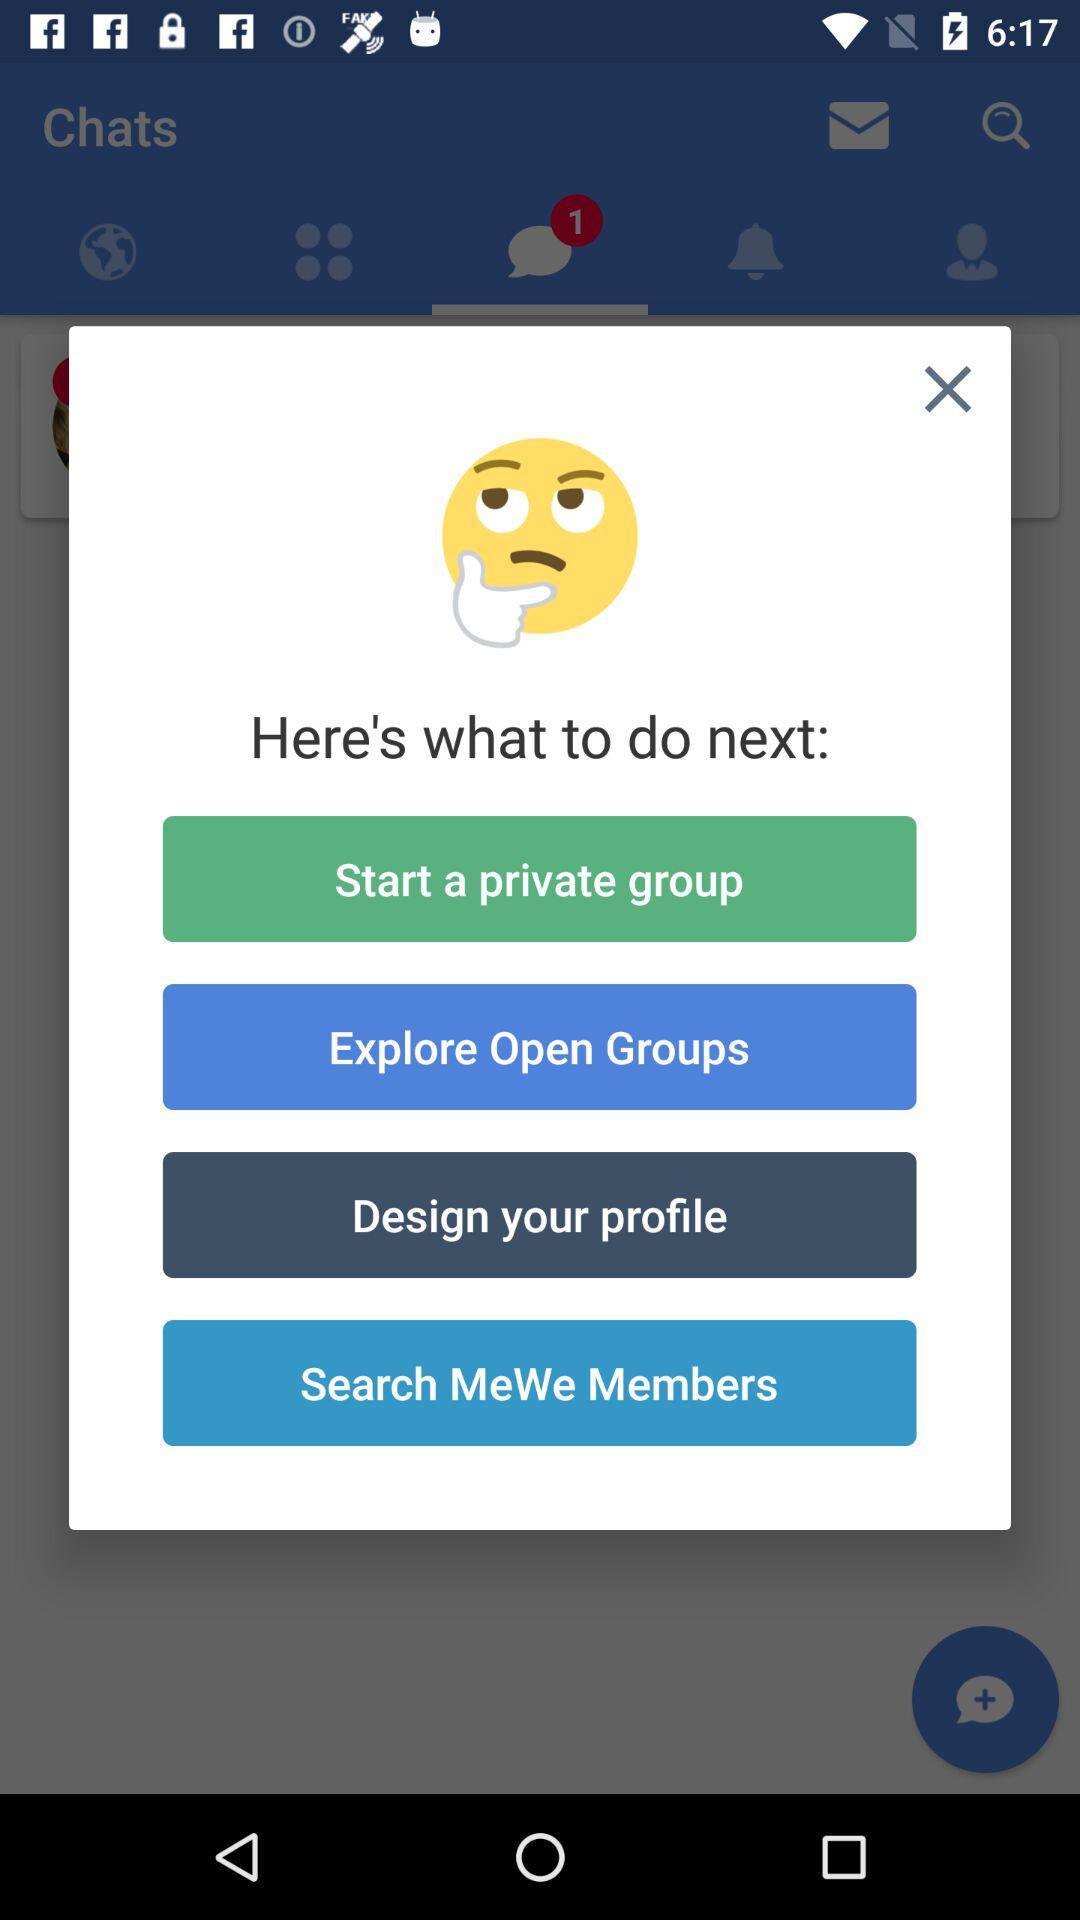 This screenshot has height=1920, width=1080. What do you see at coordinates (538, 1213) in the screenshot?
I see `the item below explore open groups icon` at bounding box center [538, 1213].